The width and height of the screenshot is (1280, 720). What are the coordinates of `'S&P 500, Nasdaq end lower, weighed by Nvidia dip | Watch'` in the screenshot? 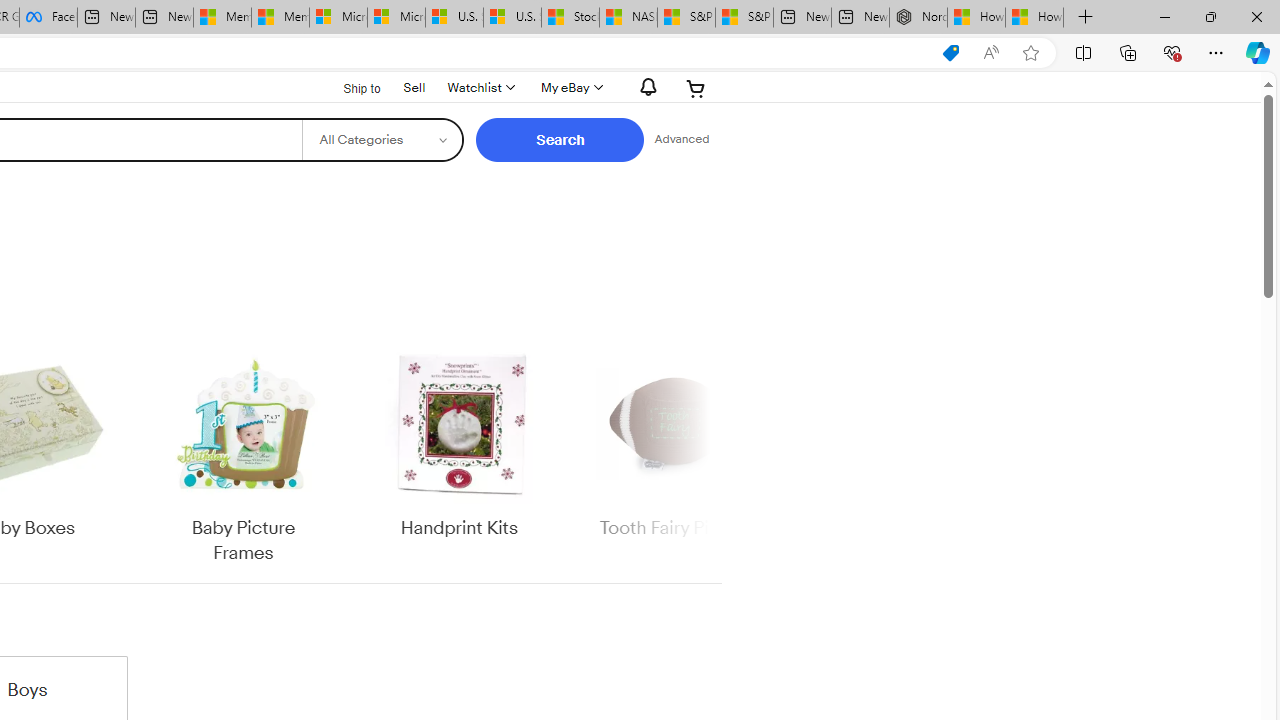 It's located at (743, 17).